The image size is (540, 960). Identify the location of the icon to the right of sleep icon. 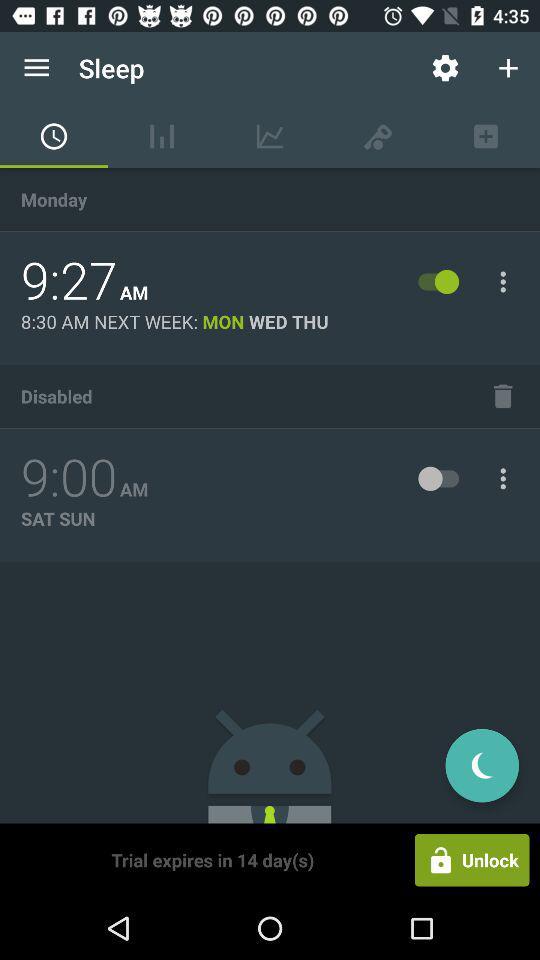
(445, 68).